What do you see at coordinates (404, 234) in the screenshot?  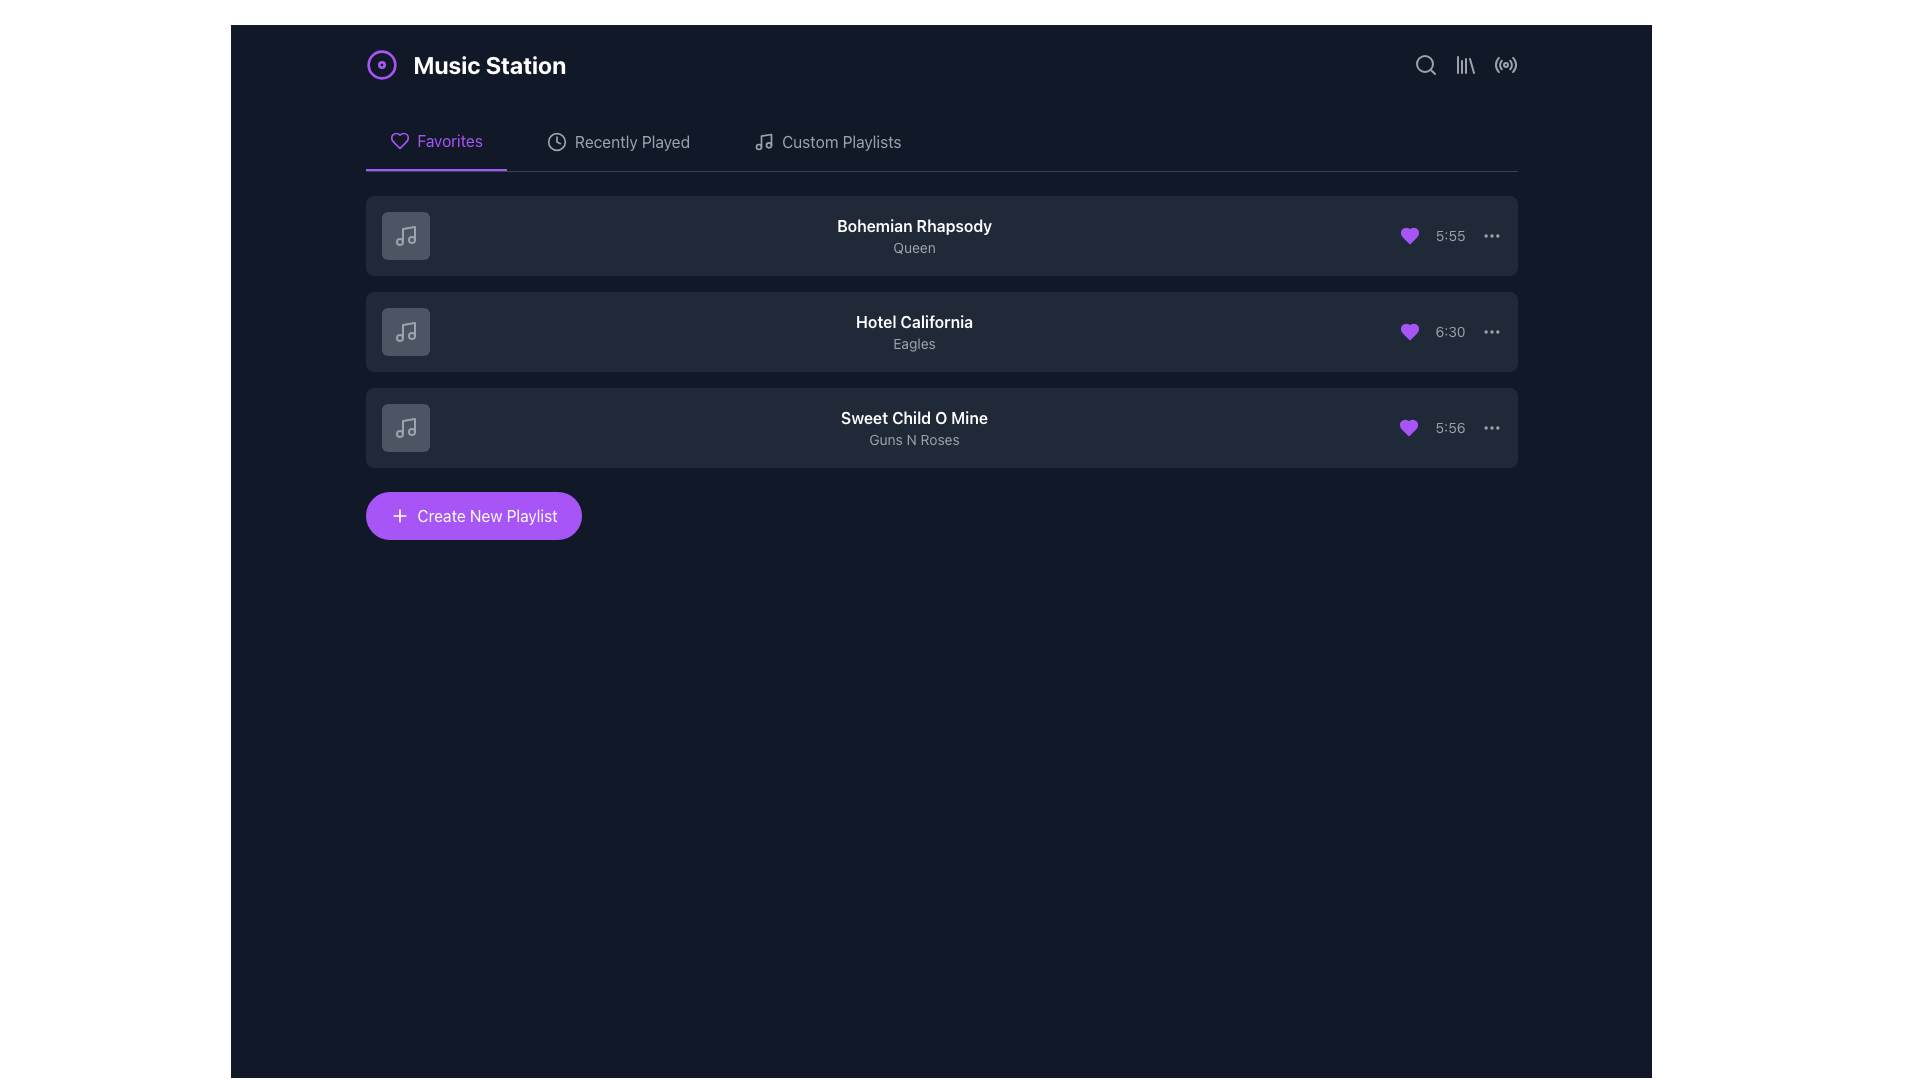 I see `the music playlist icon located in the first playlist entry of the app interface, aligned to the left side within the entry's rectangular bounding box` at bounding box center [404, 234].